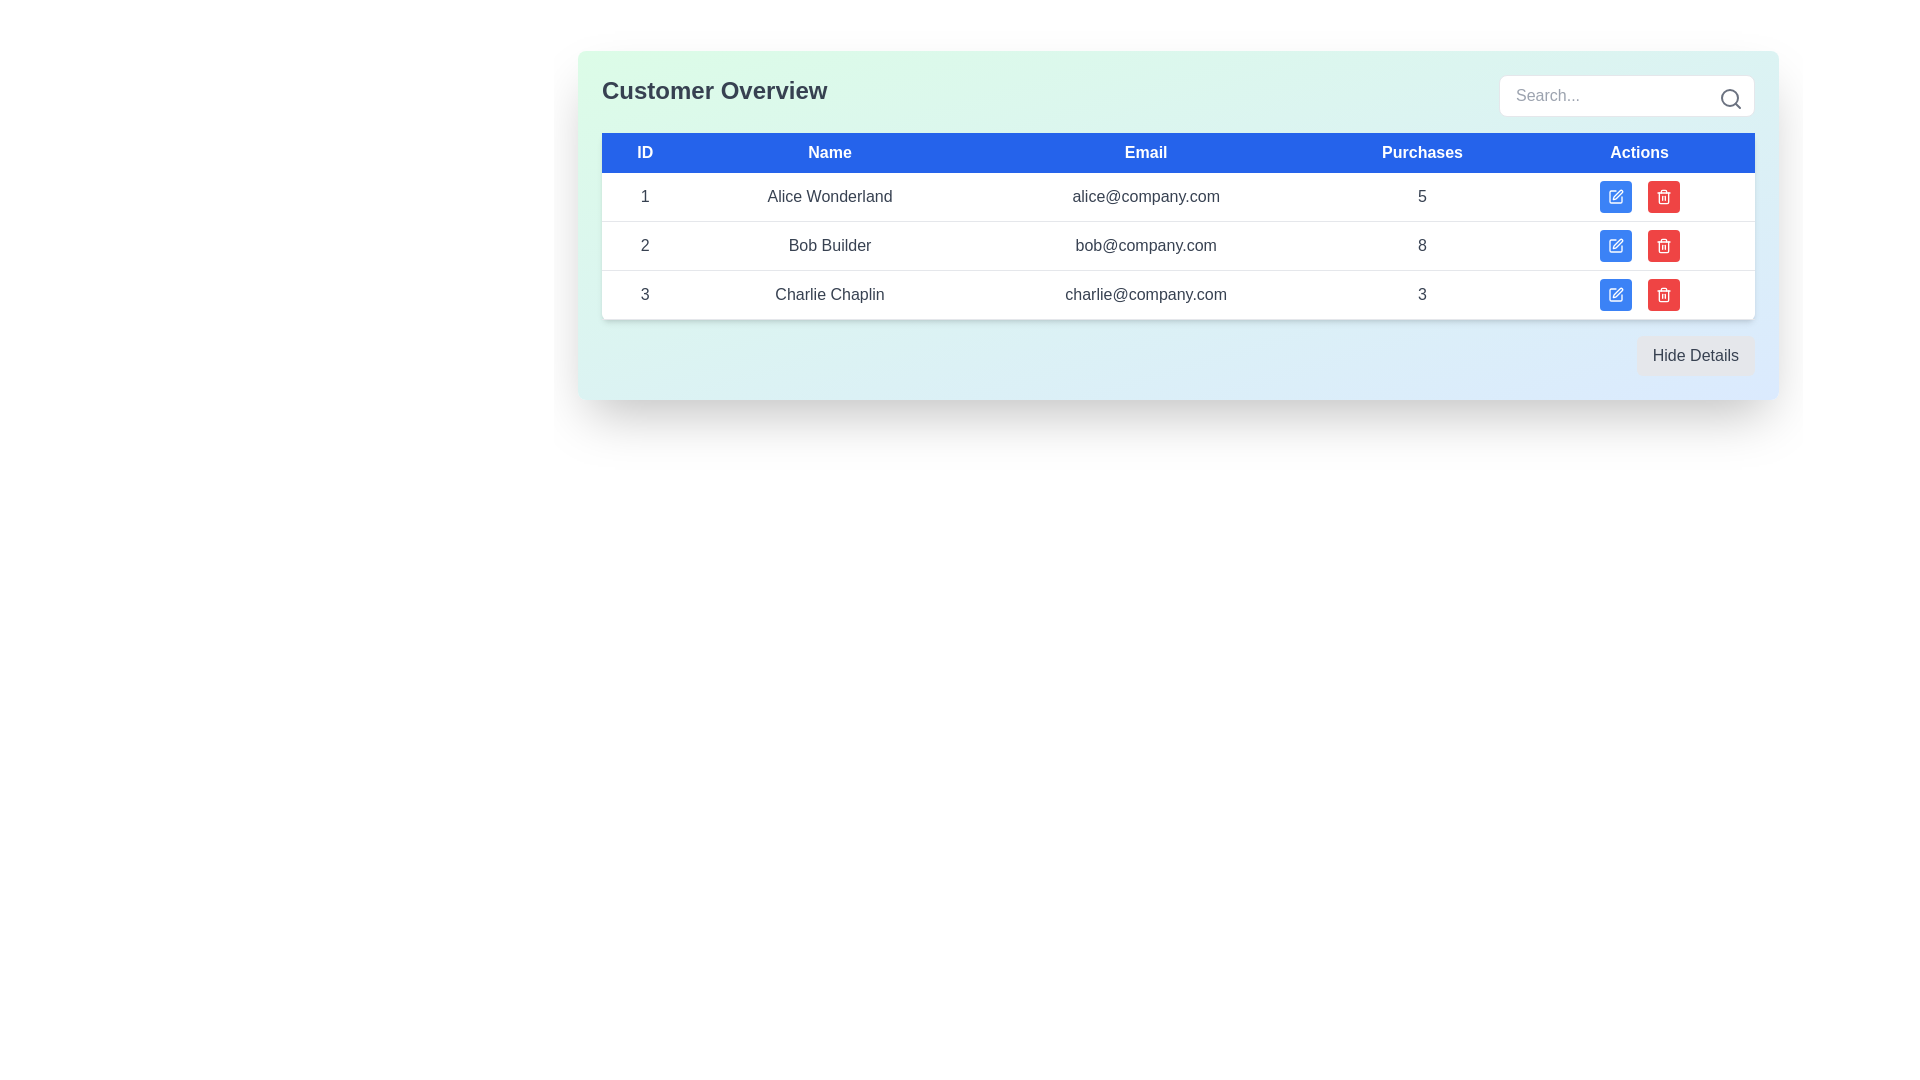 The image size is (1920, 1080). Describe the element at coordinates (1178, 354) in the screenshot. I see `the 'Hide Details' button, which has a gray background and rounded corners, located at the bottom-right of the 'Customer Overview' component` at that location.